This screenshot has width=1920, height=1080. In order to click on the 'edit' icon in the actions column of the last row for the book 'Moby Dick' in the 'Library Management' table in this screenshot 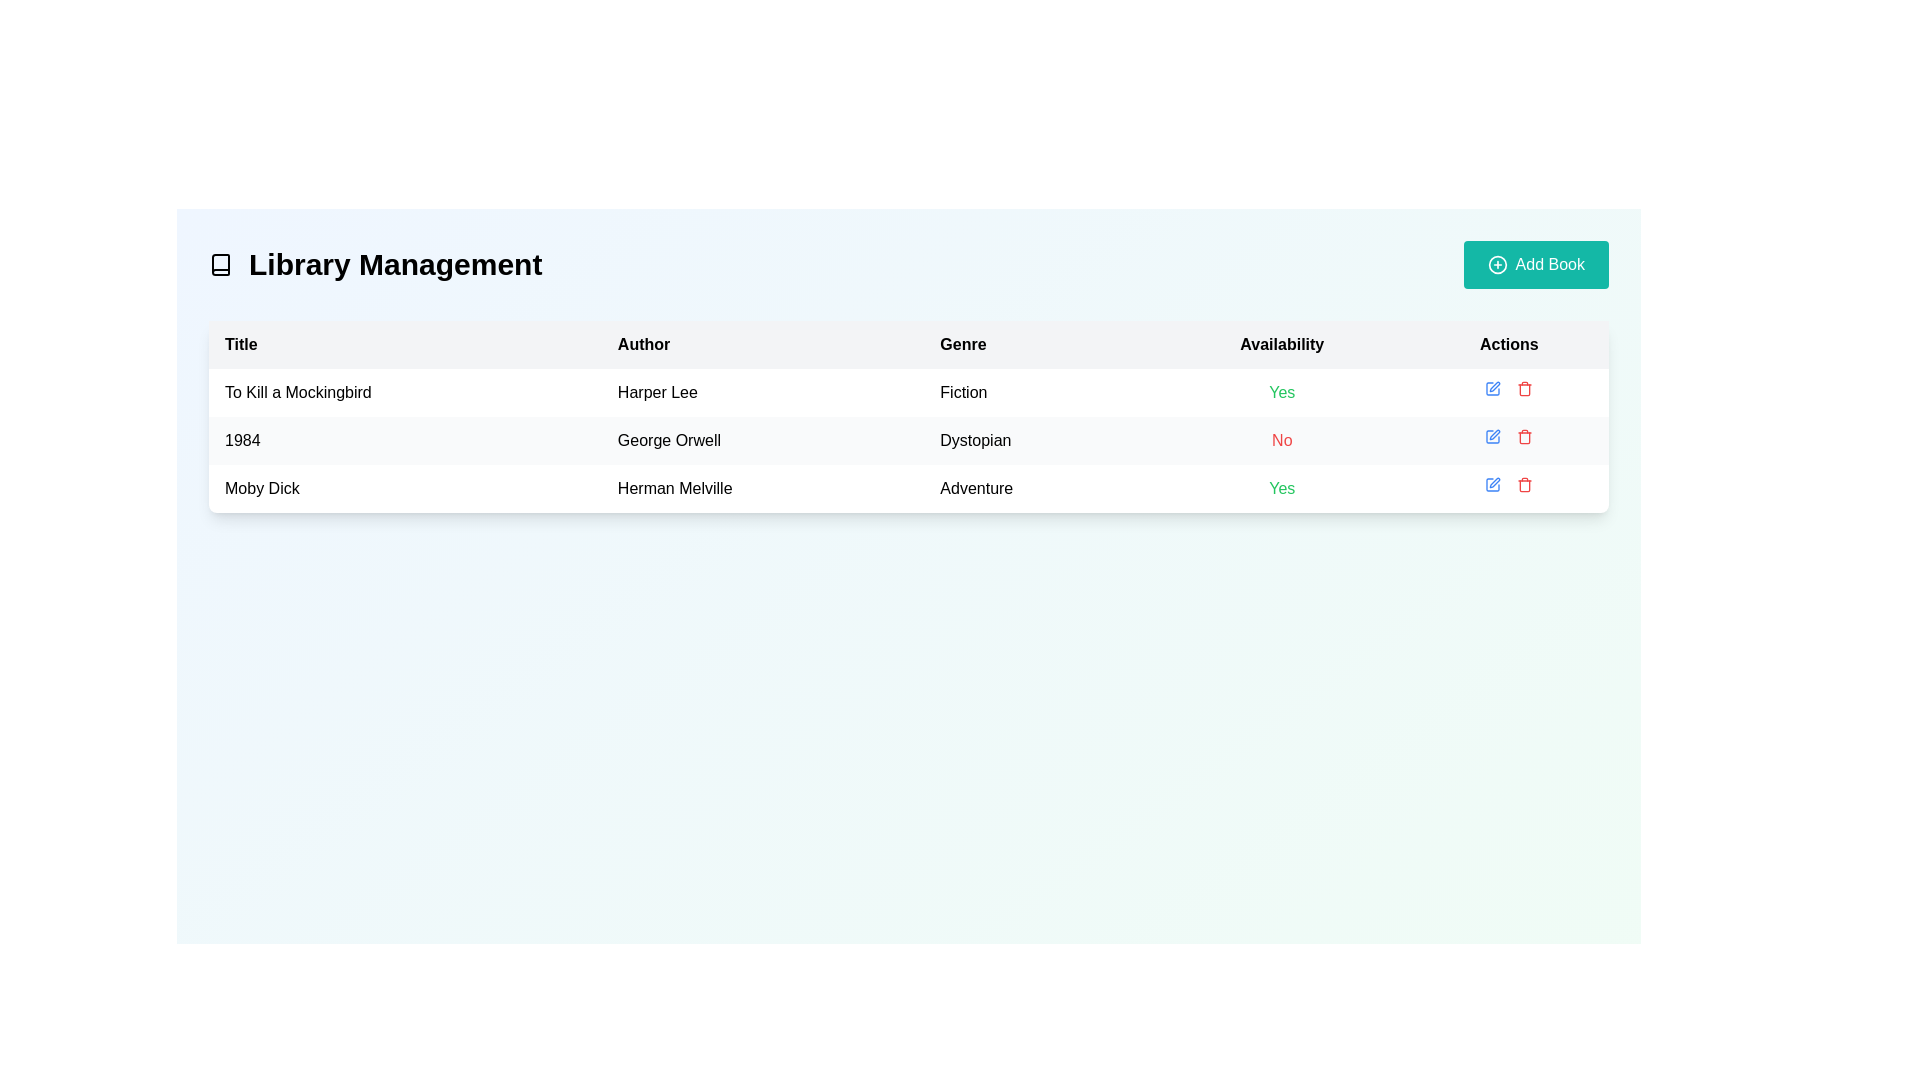, I will do `click(1493, 485)`.